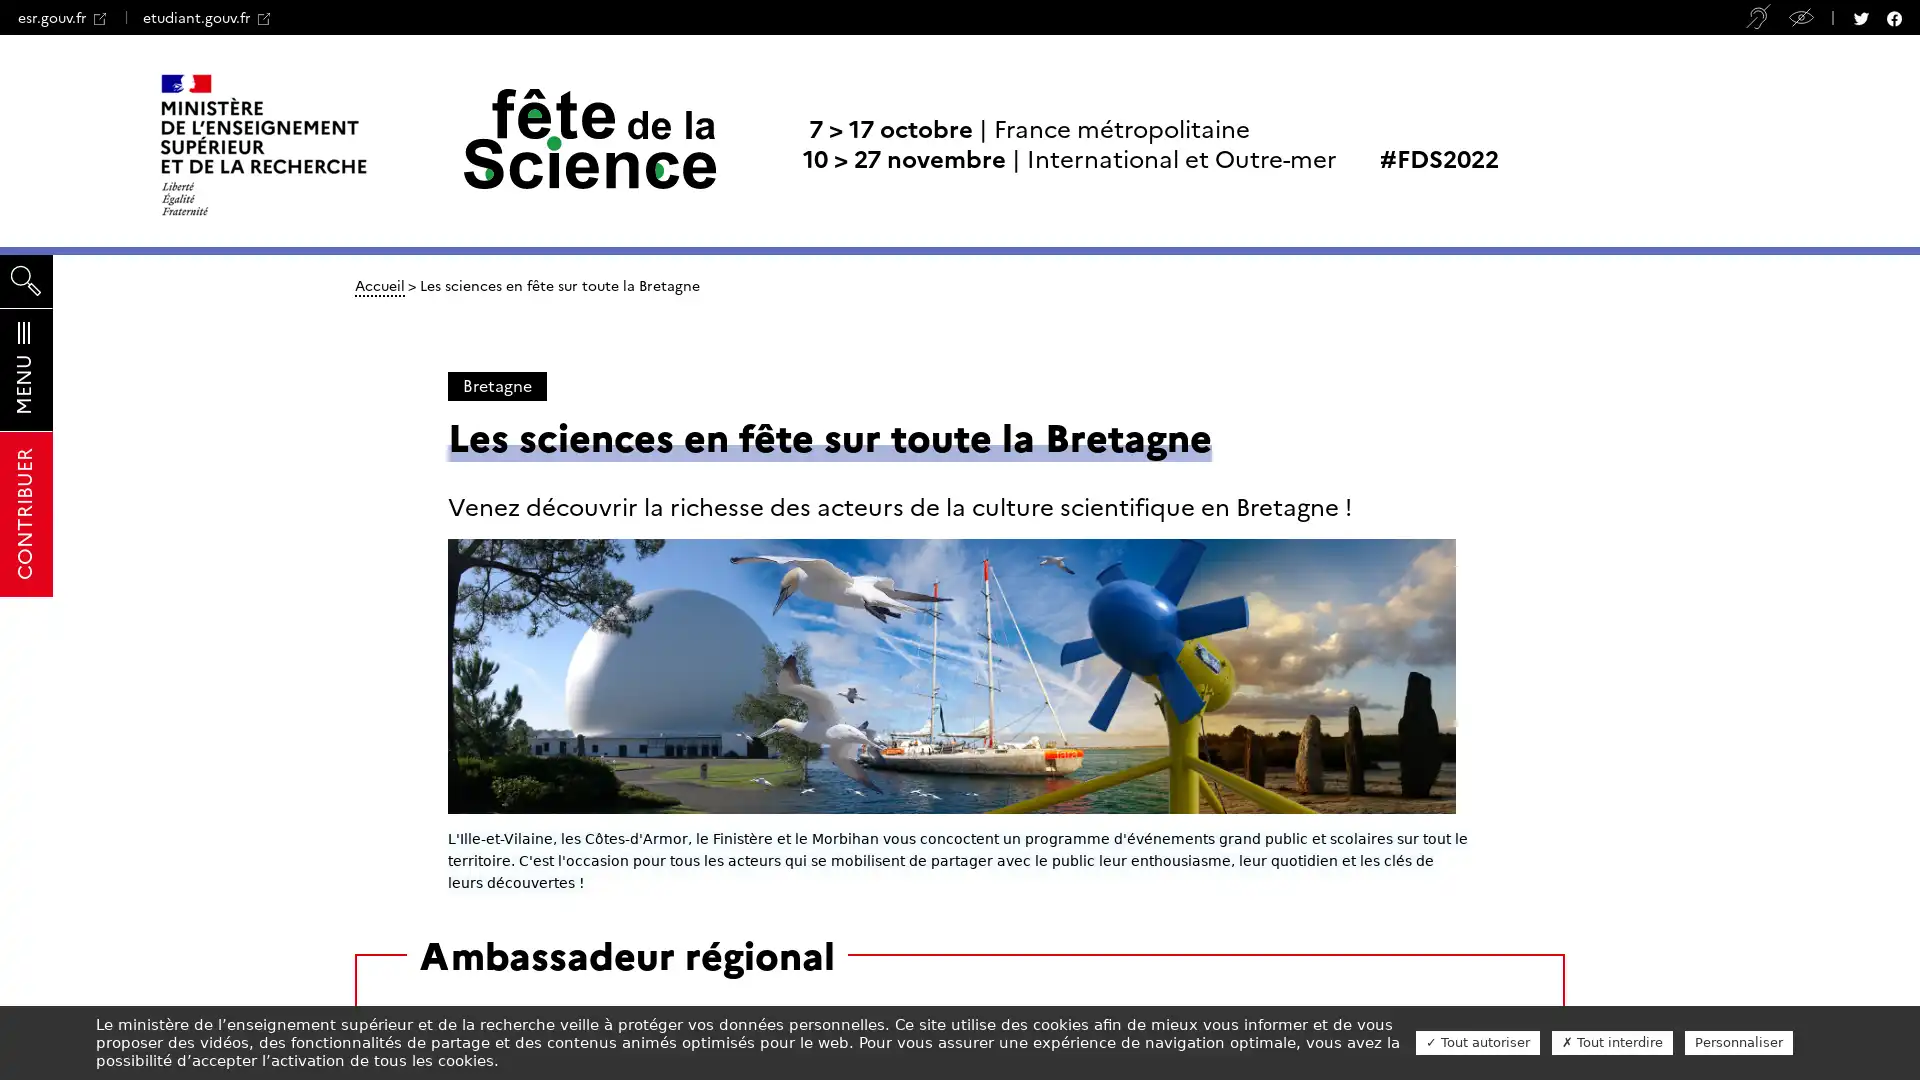  Describe the element at coordinates (1612, 1041) in the screenshot. I see `Tout interdire` at that location.